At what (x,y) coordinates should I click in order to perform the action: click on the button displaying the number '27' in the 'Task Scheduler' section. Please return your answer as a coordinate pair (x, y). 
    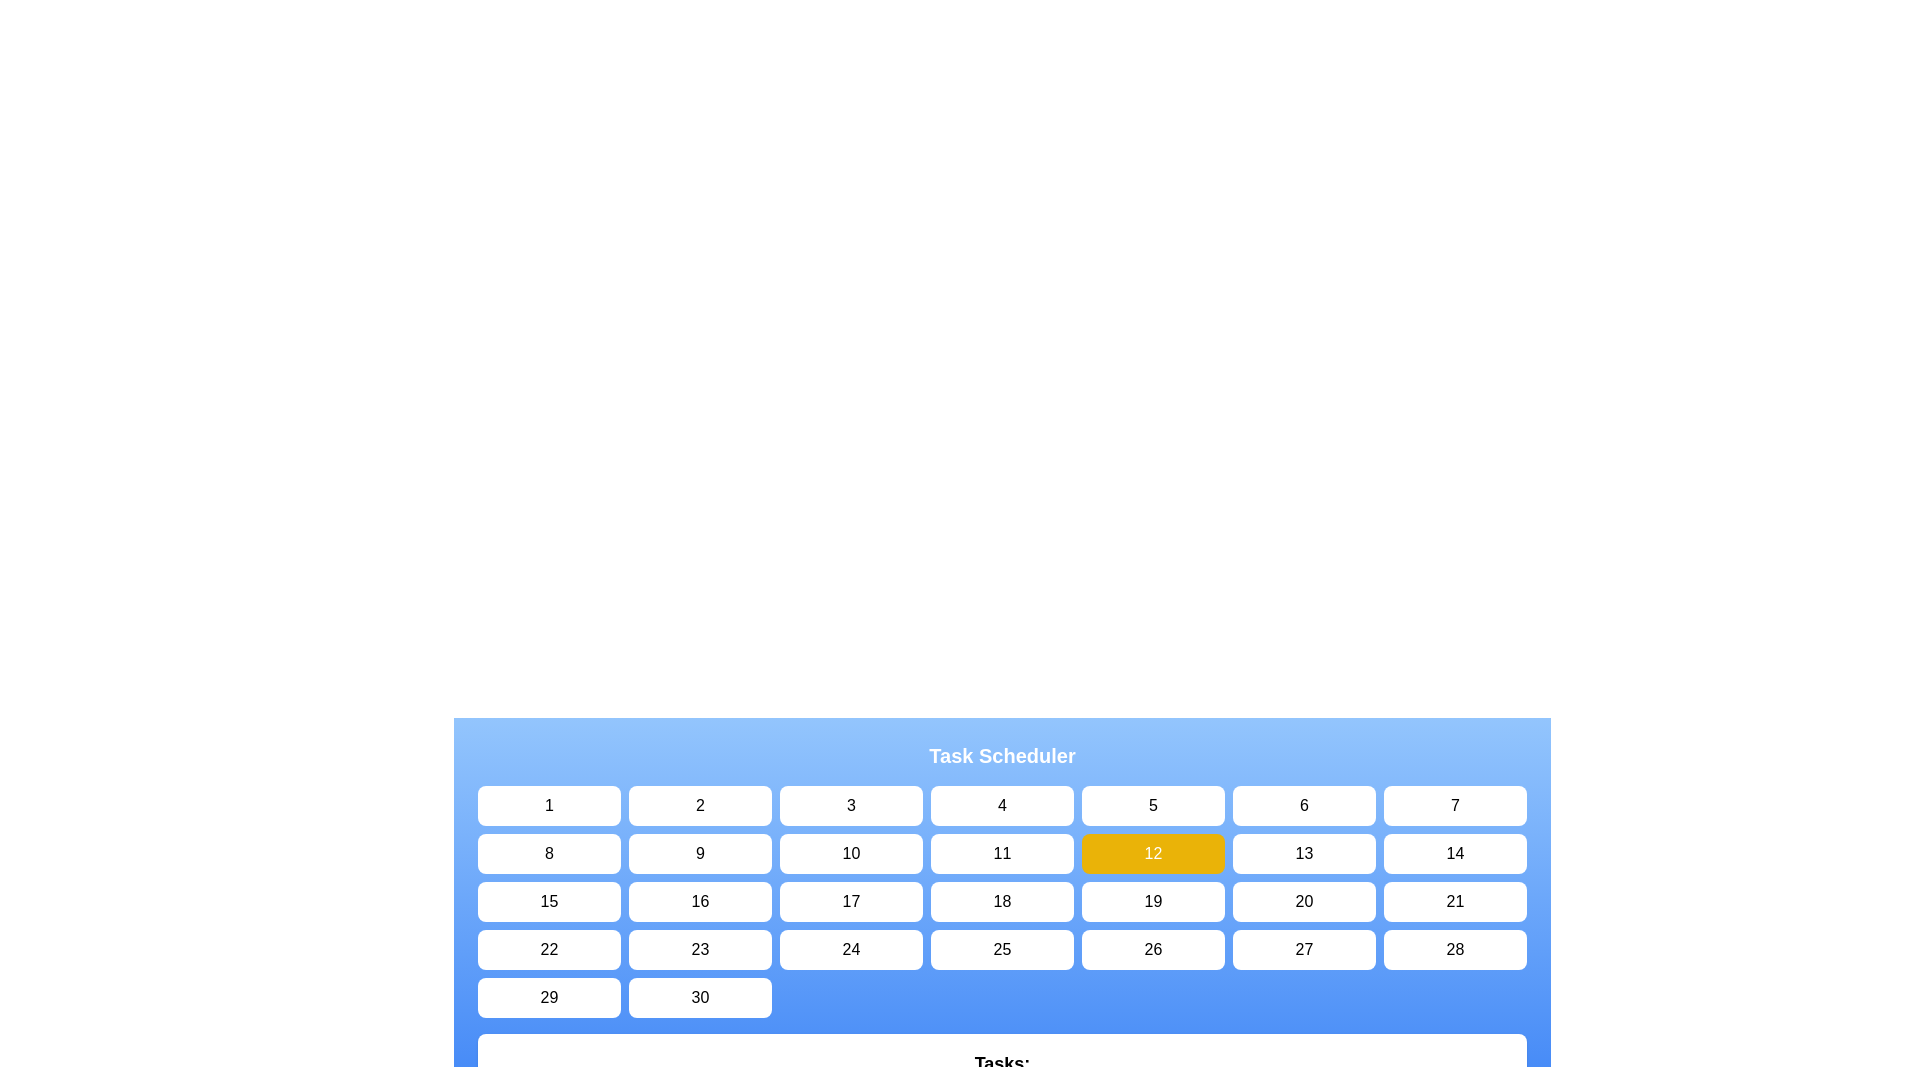
    Looking at the image, I should click on (1304, 948).